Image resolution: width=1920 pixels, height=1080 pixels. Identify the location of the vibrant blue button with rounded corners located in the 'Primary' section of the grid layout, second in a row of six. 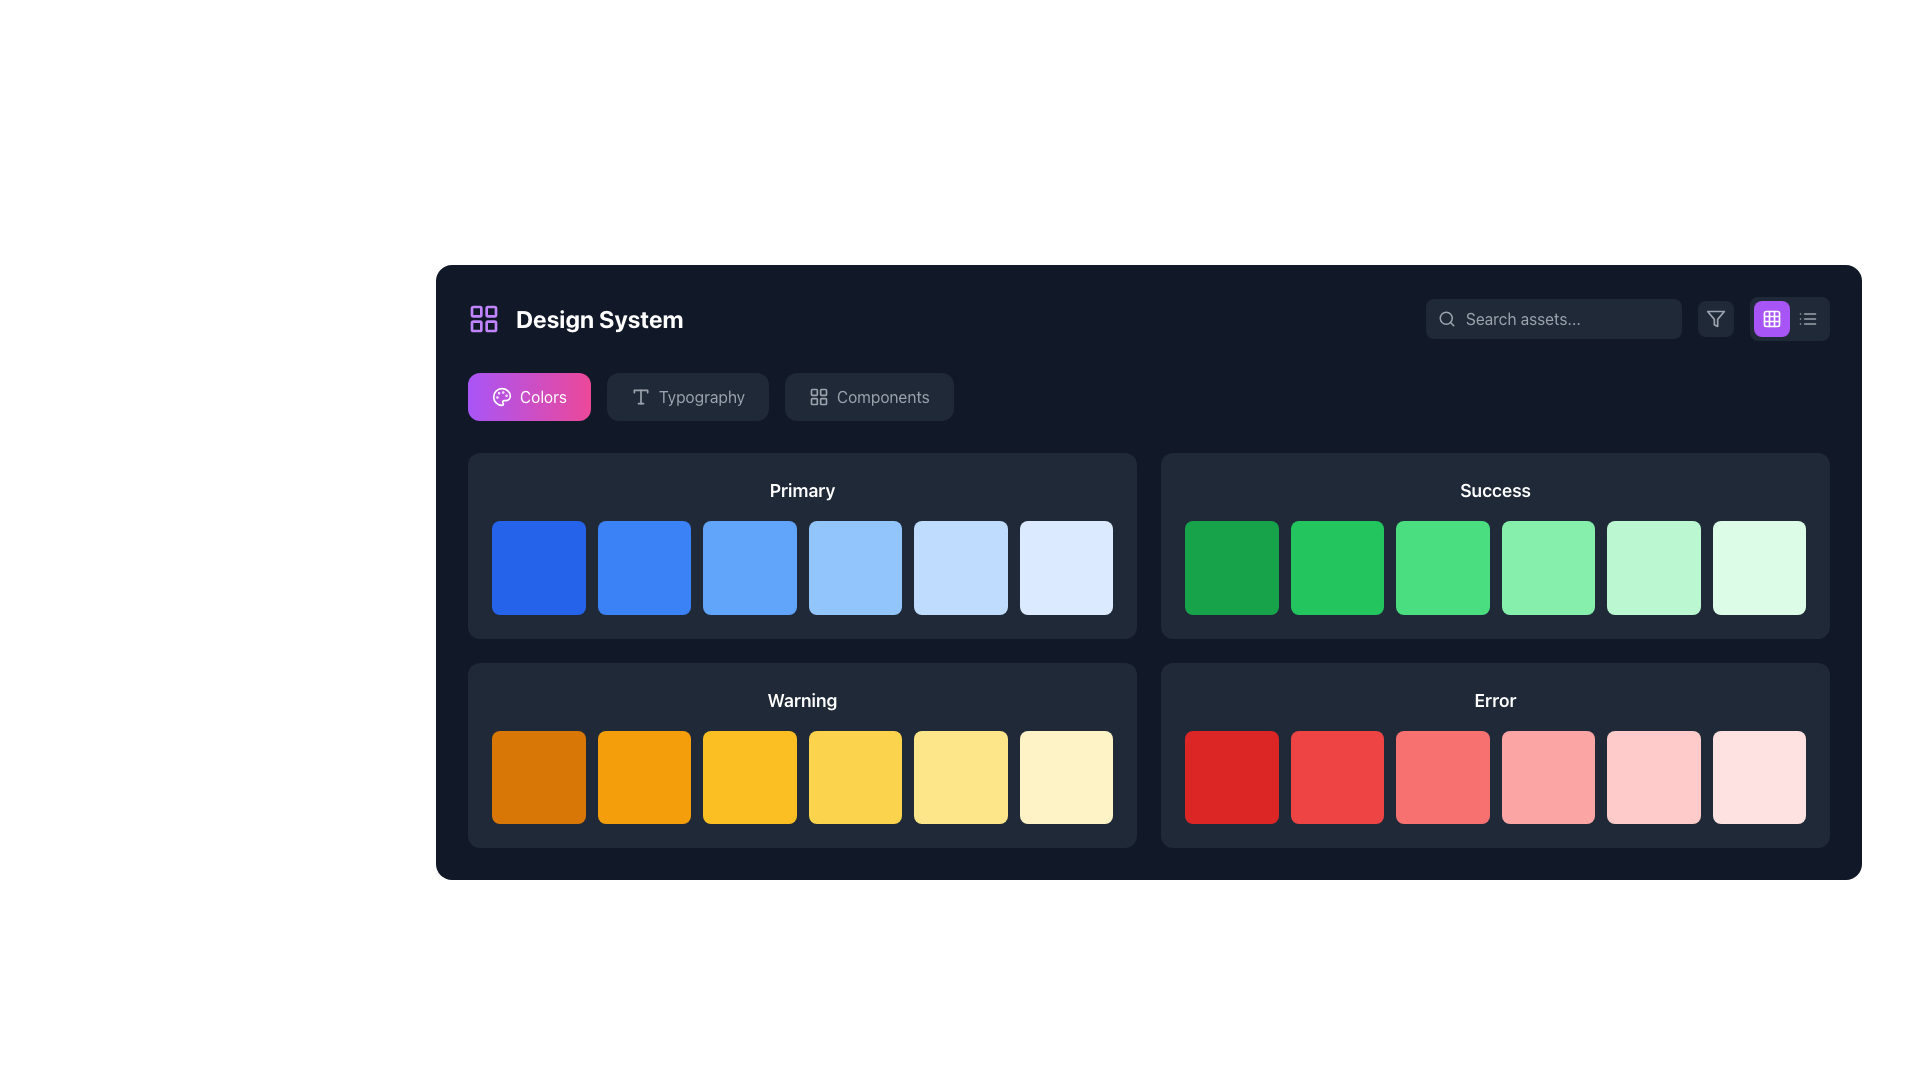
(644, 567).